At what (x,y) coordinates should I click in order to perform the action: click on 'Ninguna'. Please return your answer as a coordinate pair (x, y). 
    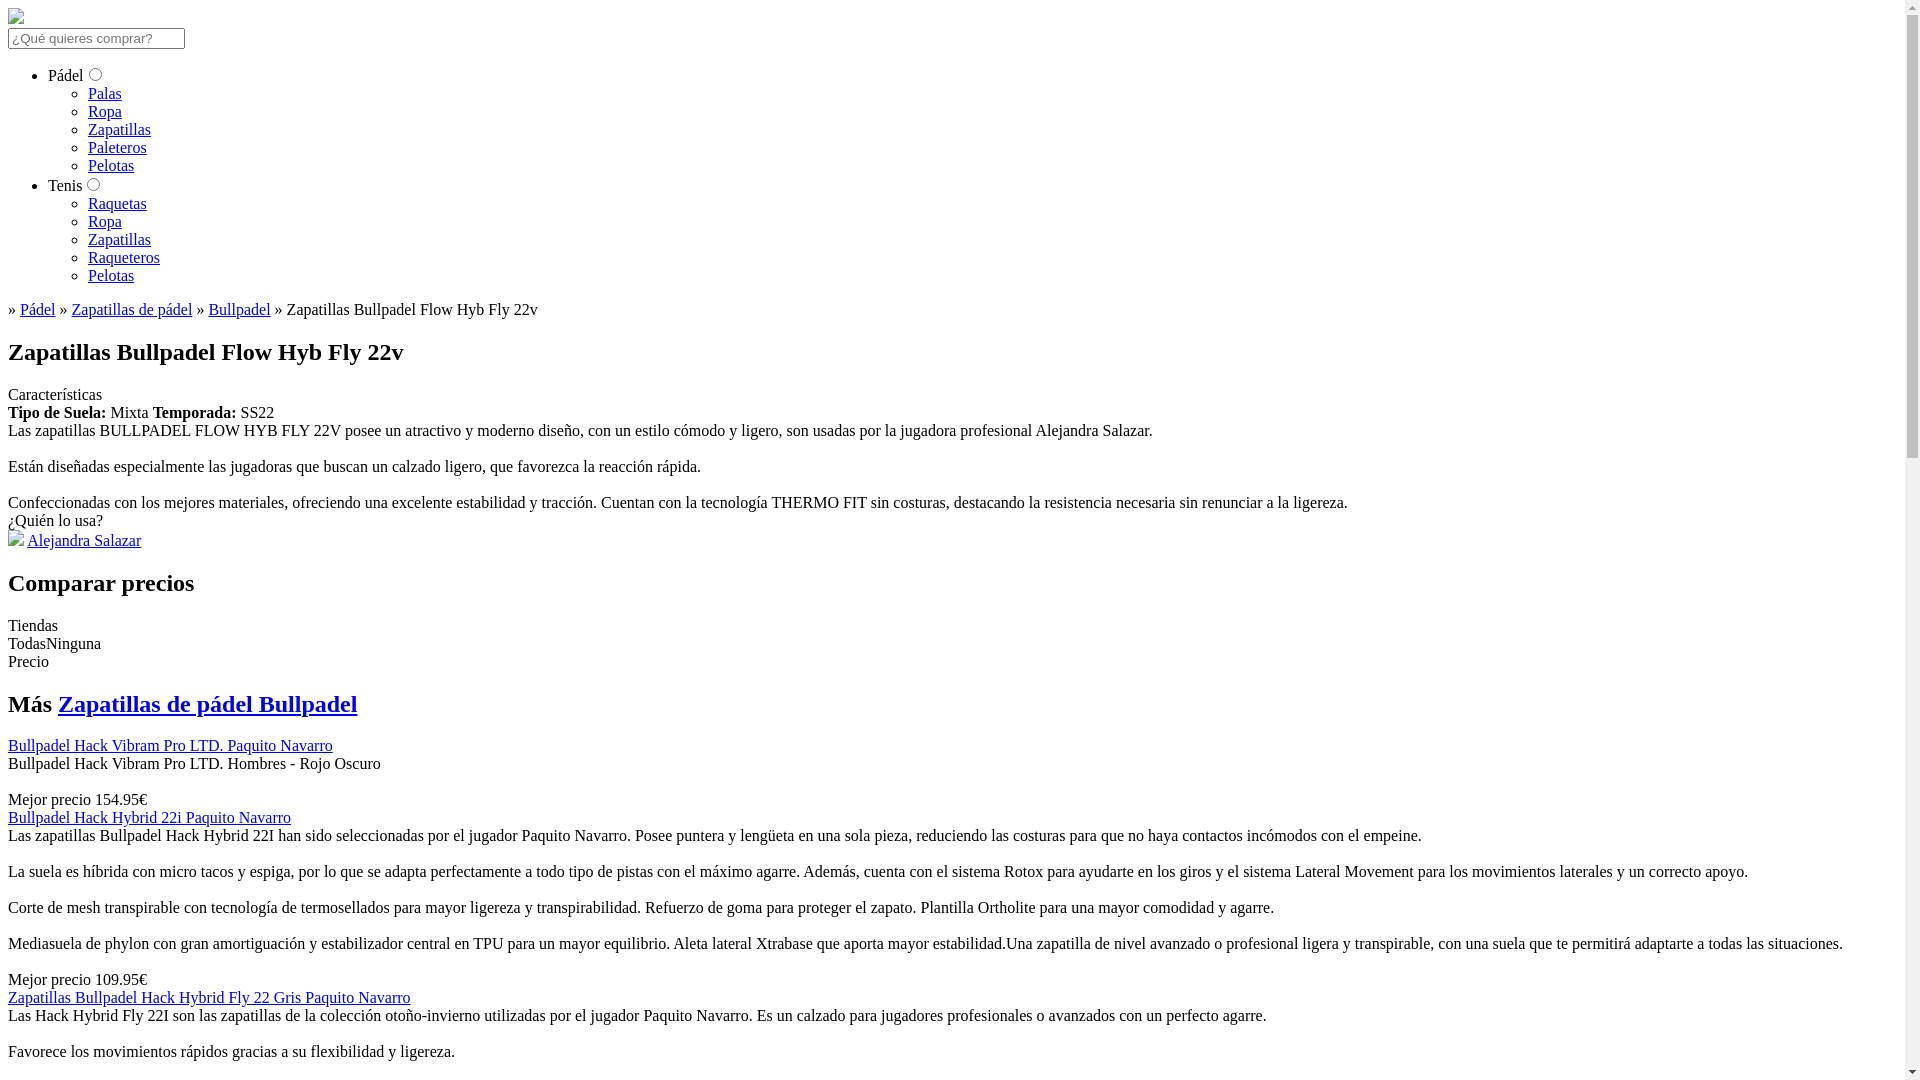
    Looking at the image, I should click on (46, 643).